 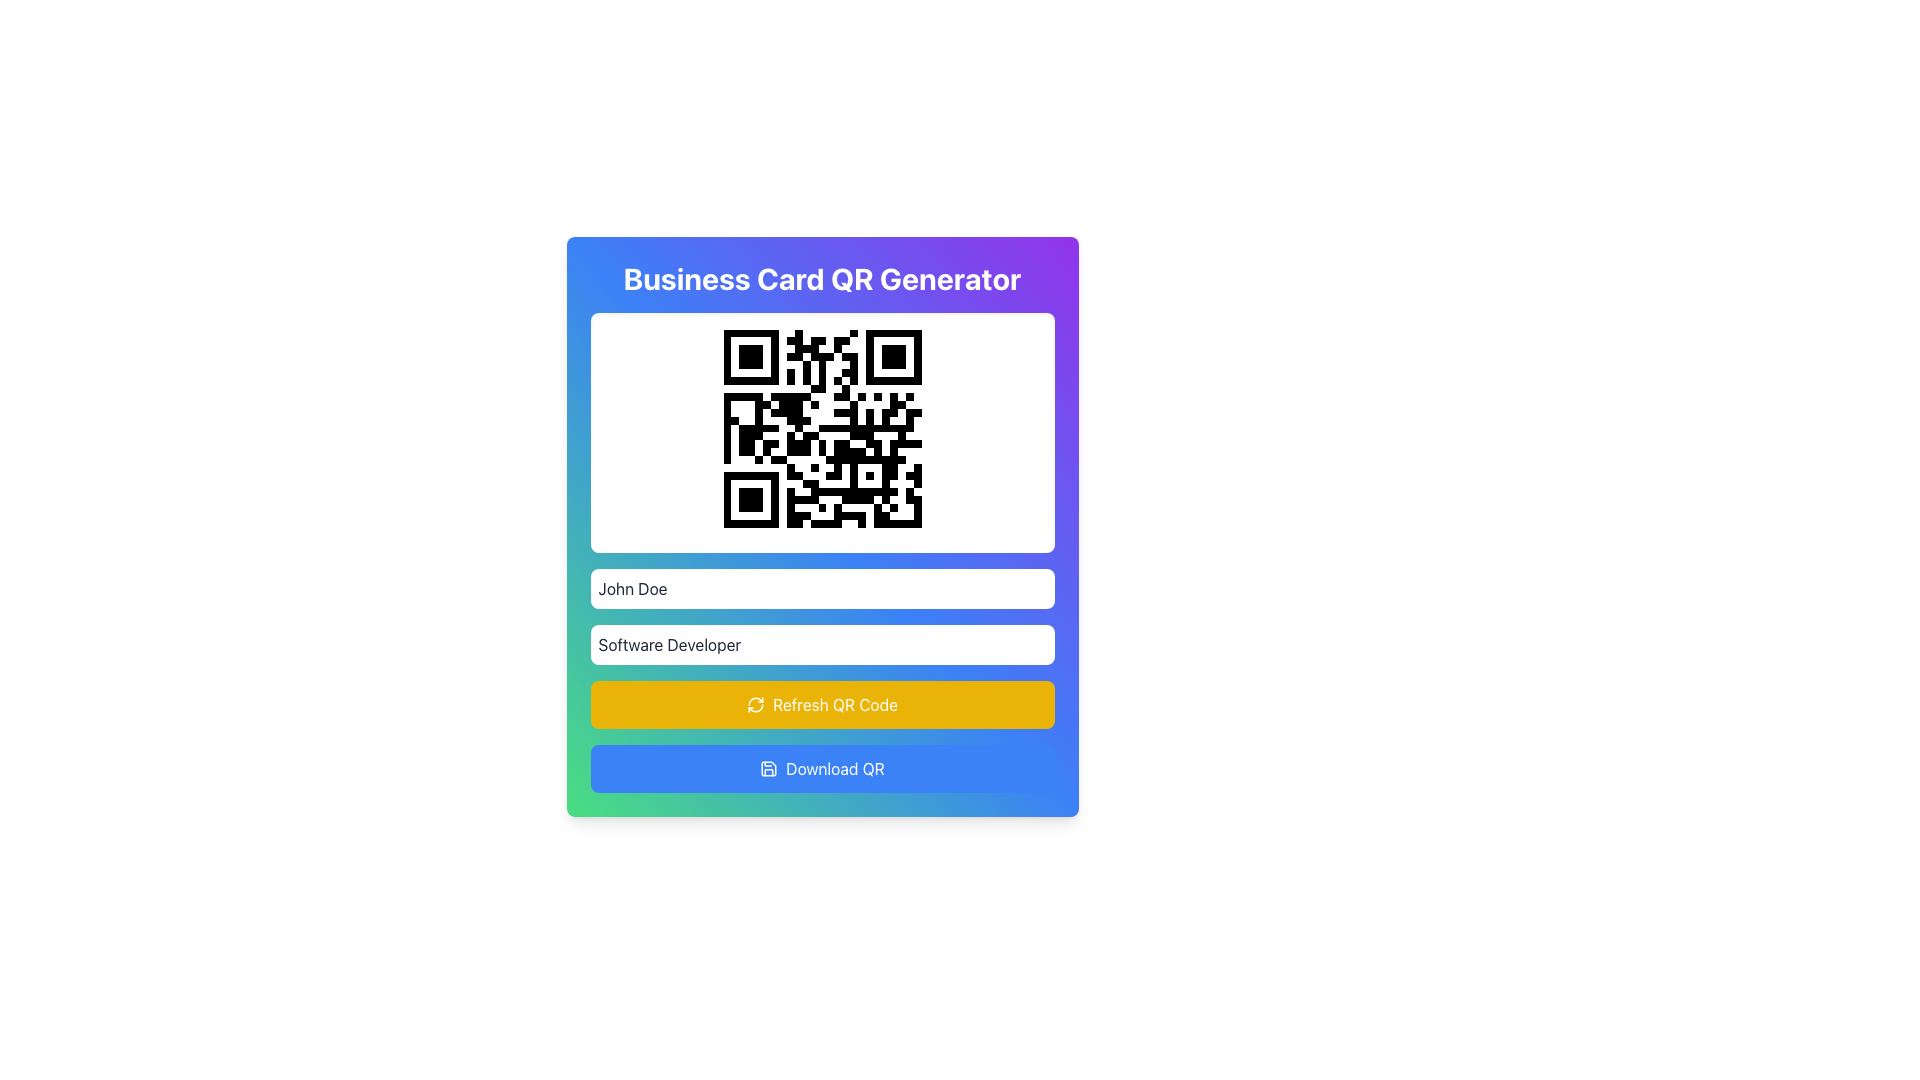 I want to click on the 'Refresh QR Code' text label which is styled within a yellow button, located toward the lower part of the interface card, so click(x=835, y=704).